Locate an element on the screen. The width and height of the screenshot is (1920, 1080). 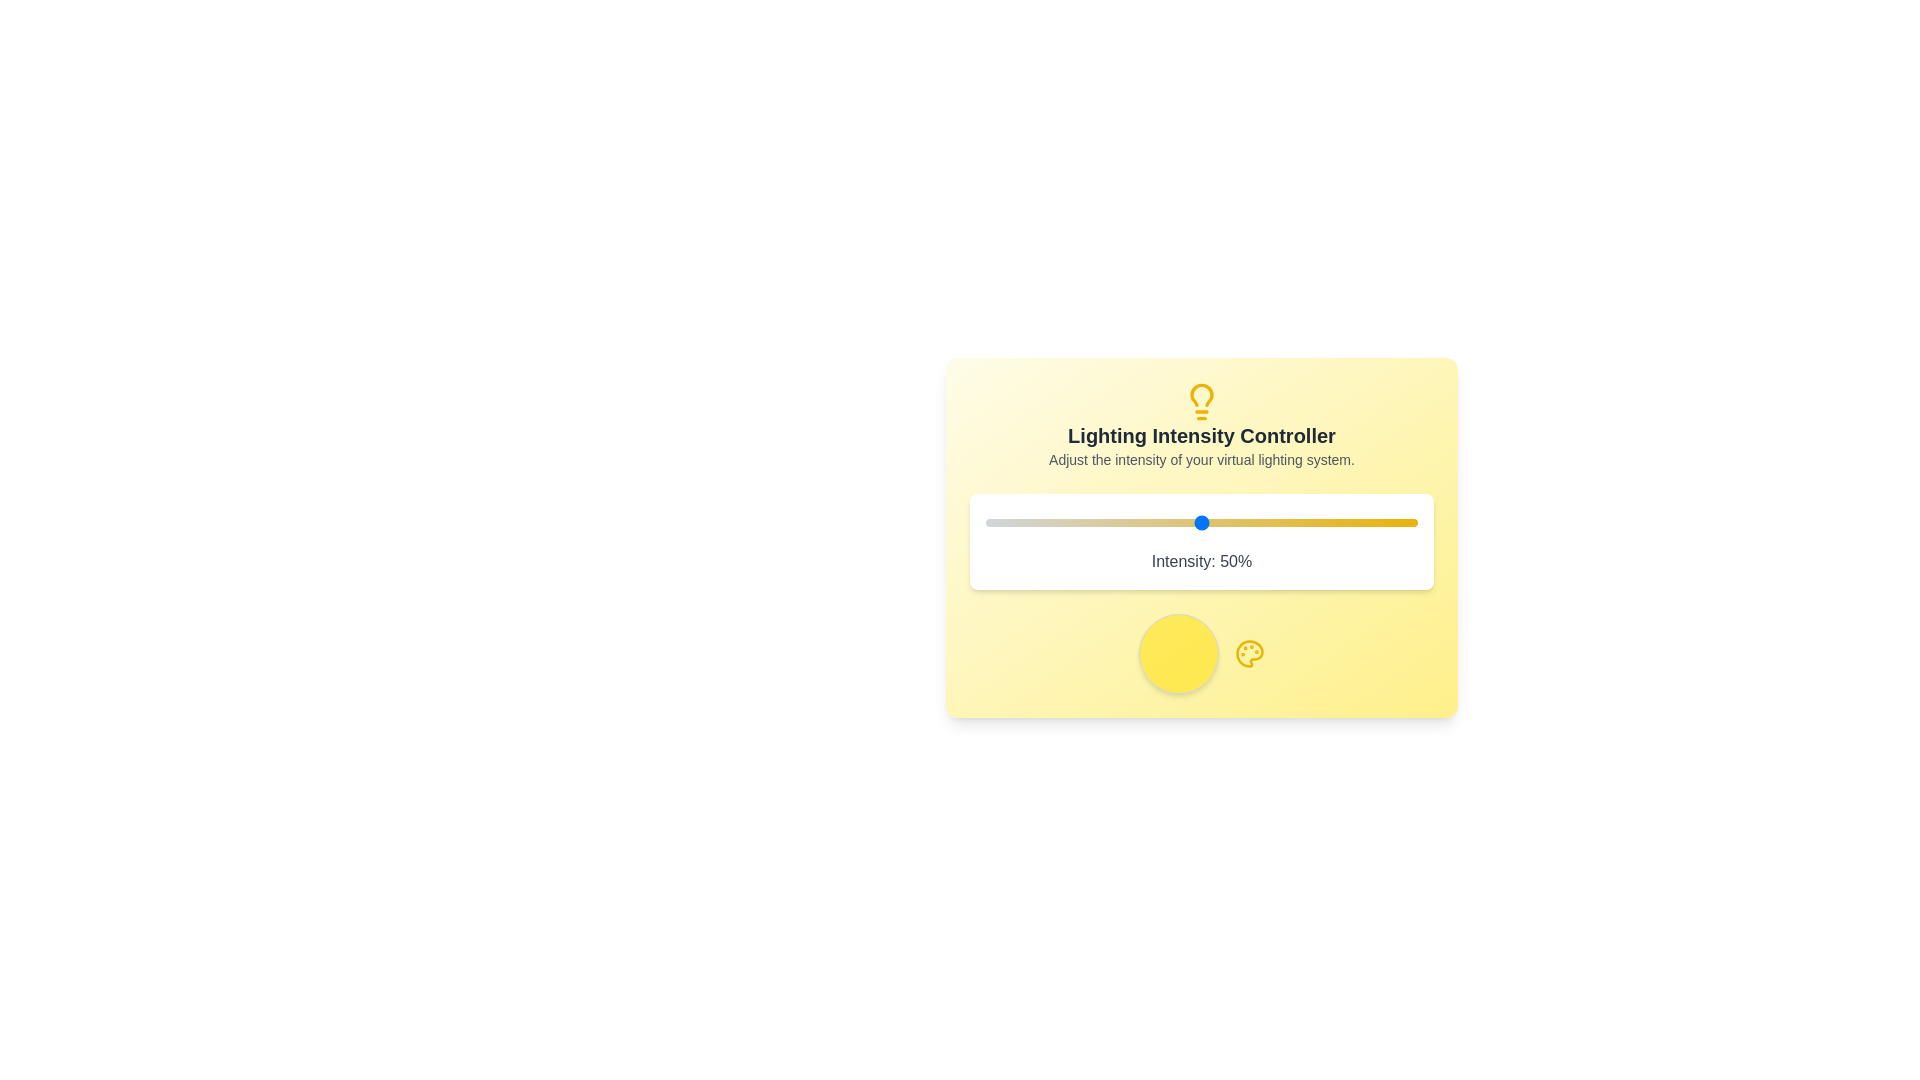
the lighting intensity to 97% by interacting with the slider is located at coordinates (1404, 522).